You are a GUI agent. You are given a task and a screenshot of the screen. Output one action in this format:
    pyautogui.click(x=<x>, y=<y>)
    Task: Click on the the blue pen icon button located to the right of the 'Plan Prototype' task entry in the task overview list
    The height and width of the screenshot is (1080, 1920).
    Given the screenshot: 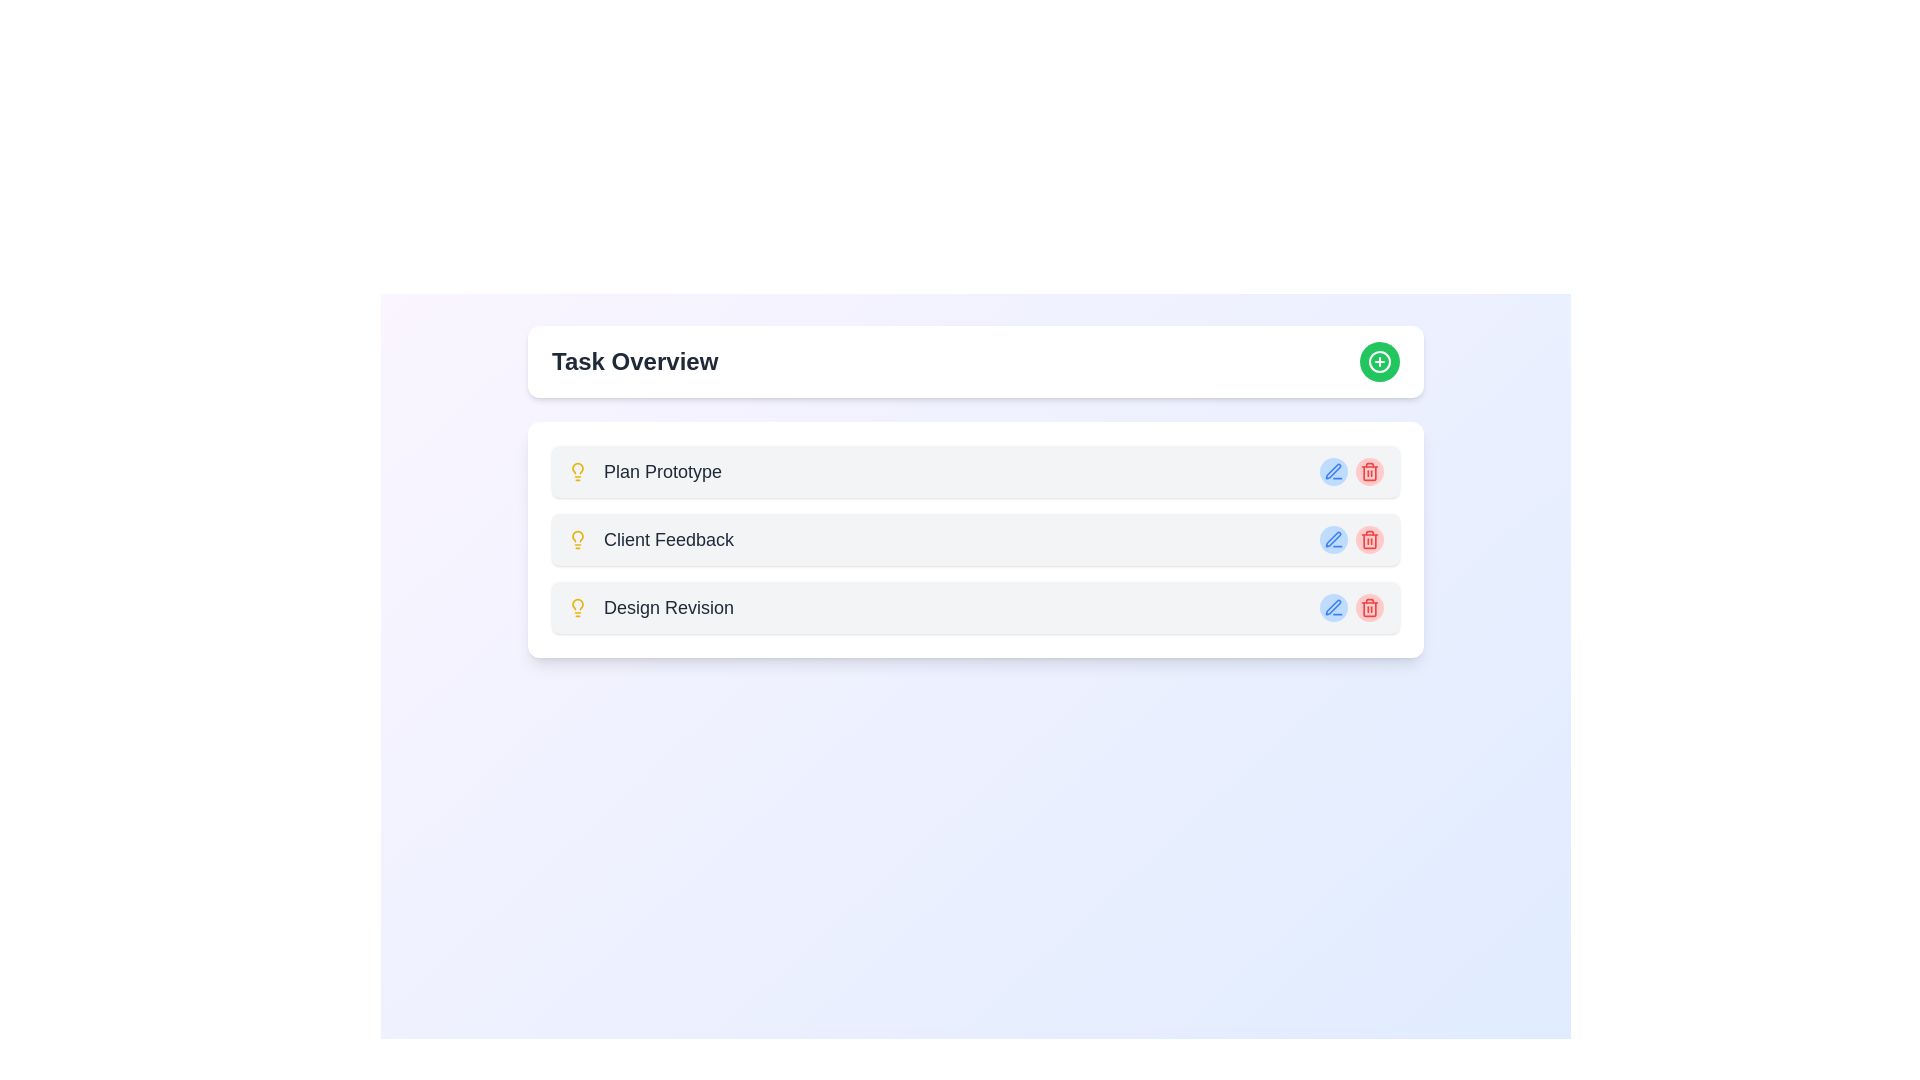 What is the action you would take?
    pyautogui.click(x=1334, y=471)
    